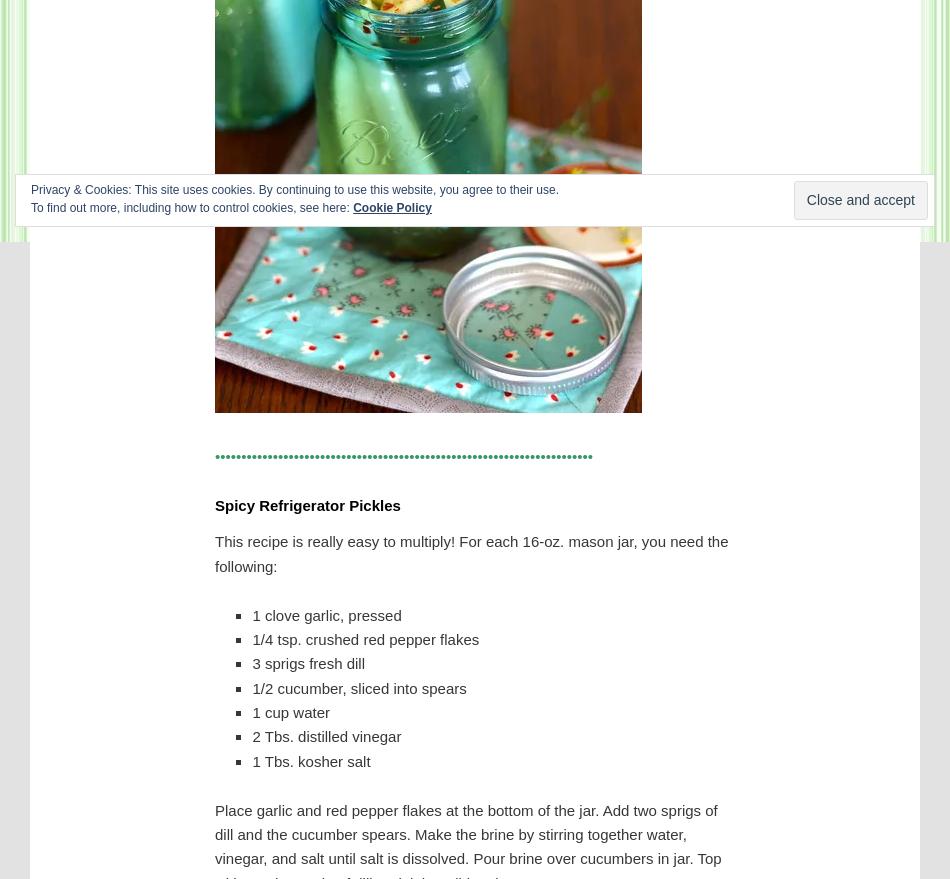 The image size is (950, 879). Describe the element at coordinates (310, 760) in the screenshot. I see `'1 Tbs. kosher salt'` at that location.